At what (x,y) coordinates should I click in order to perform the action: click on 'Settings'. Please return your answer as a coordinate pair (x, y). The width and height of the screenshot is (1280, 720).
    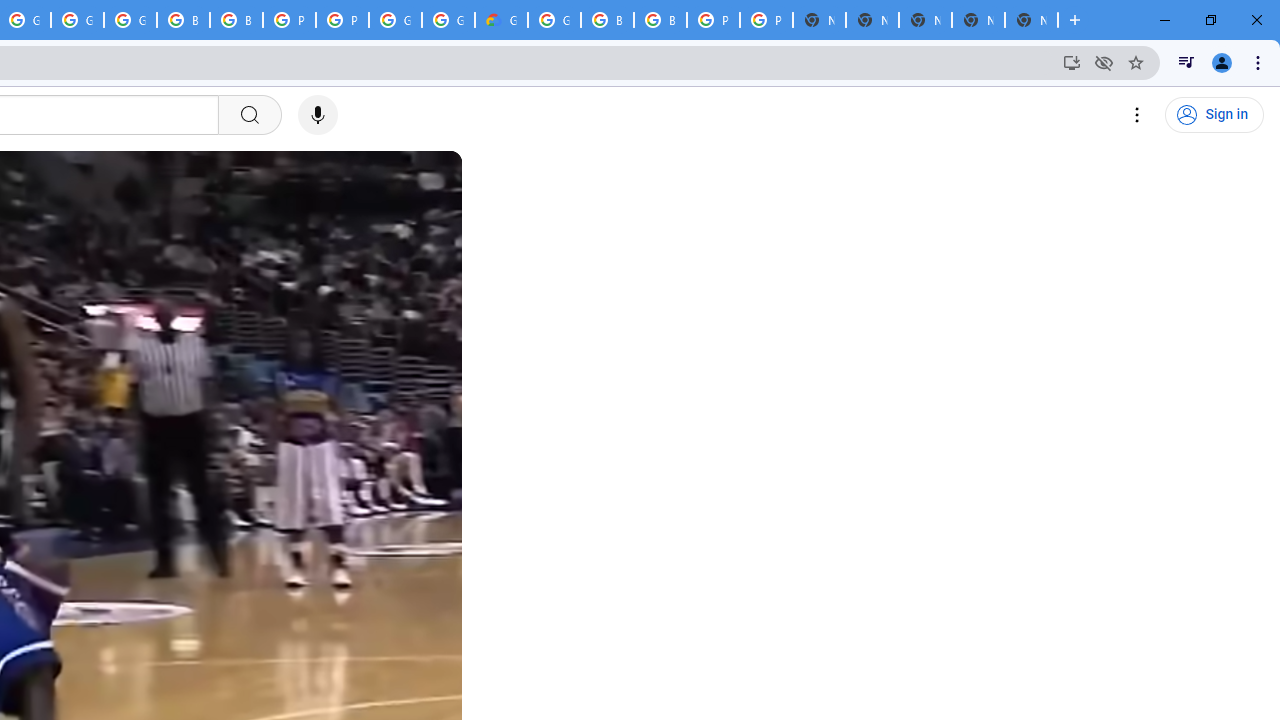
    Looking at the image, I should click on (1137, 115).